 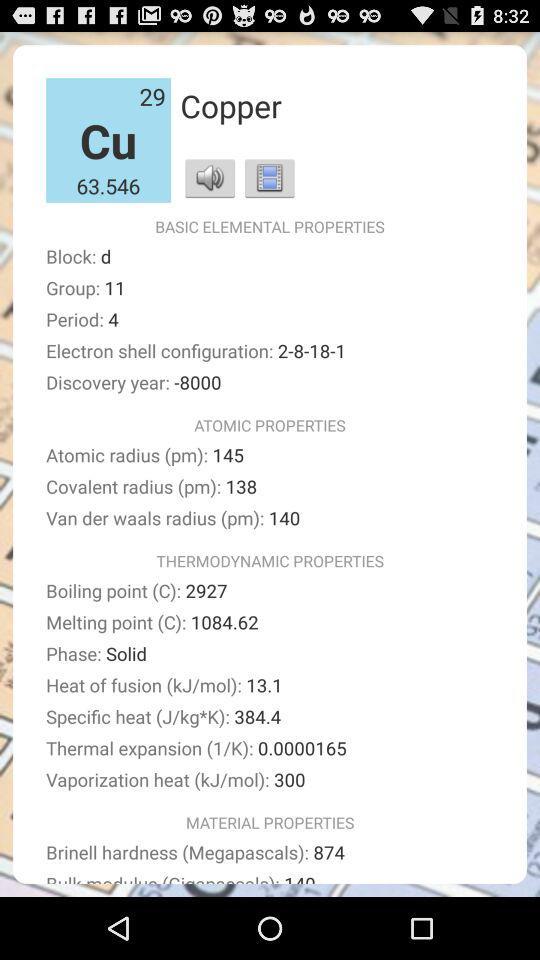 I want to click on the app above the basic elemental properties, so click(x=209, y=176).